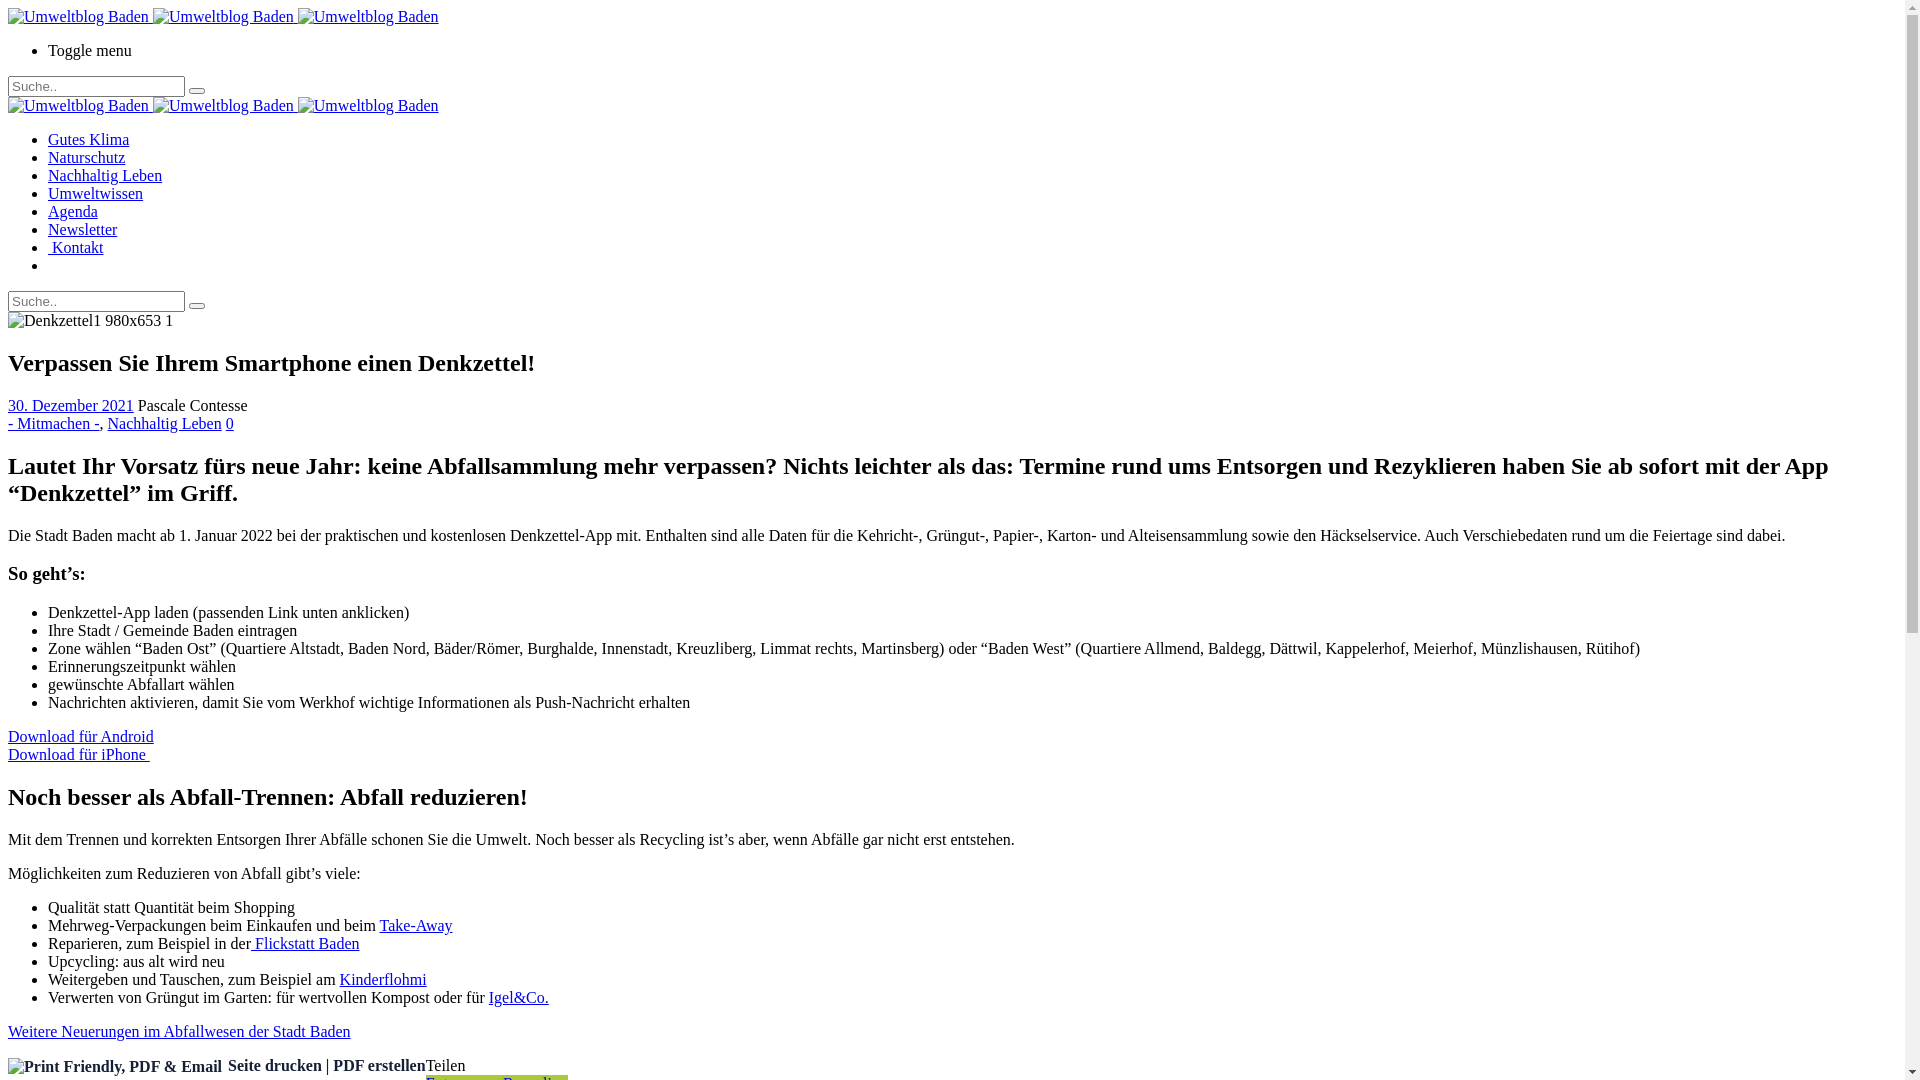 This screenshot has width=1920, height=1080. What do you see at coordinates (230, 422) in the screenshot?
I see `'0'` at bounding box center [230, 422].